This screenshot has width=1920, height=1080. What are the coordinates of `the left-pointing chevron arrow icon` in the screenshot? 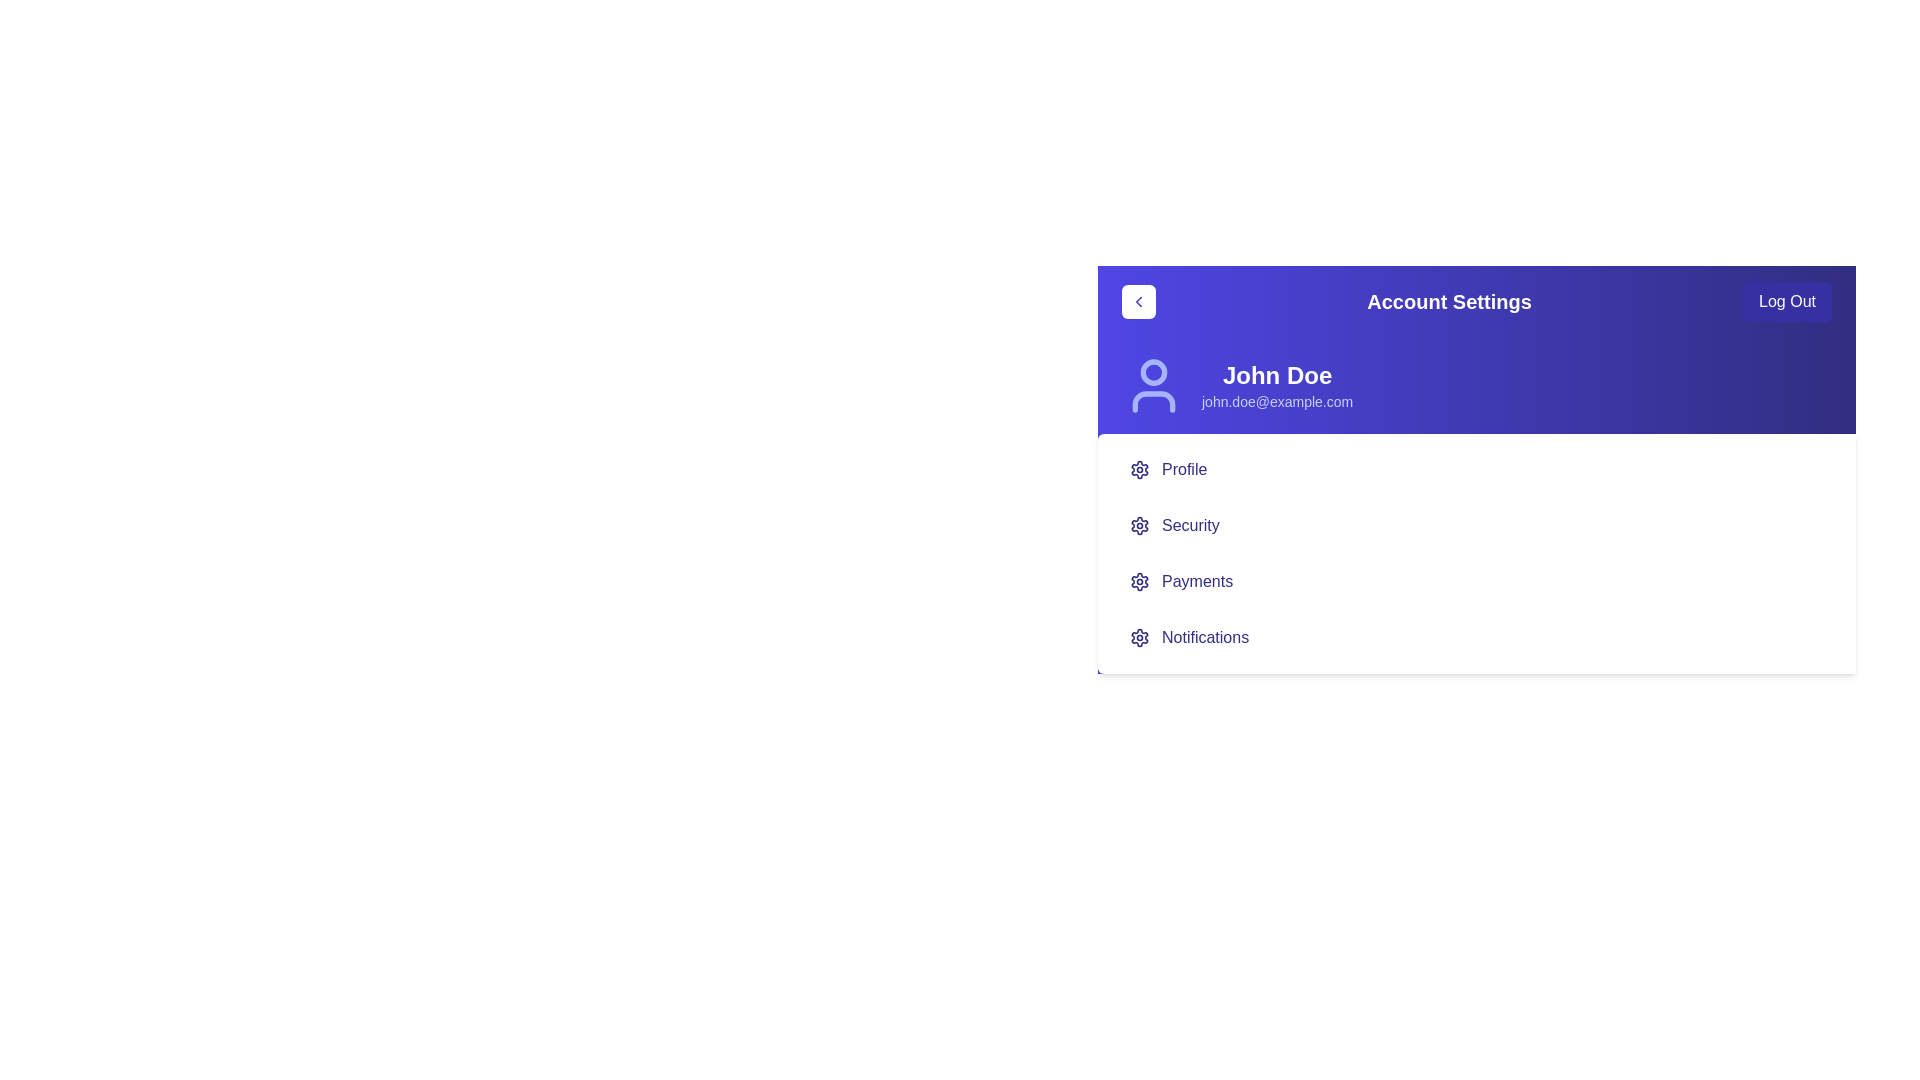 It's located at (1138, 301).